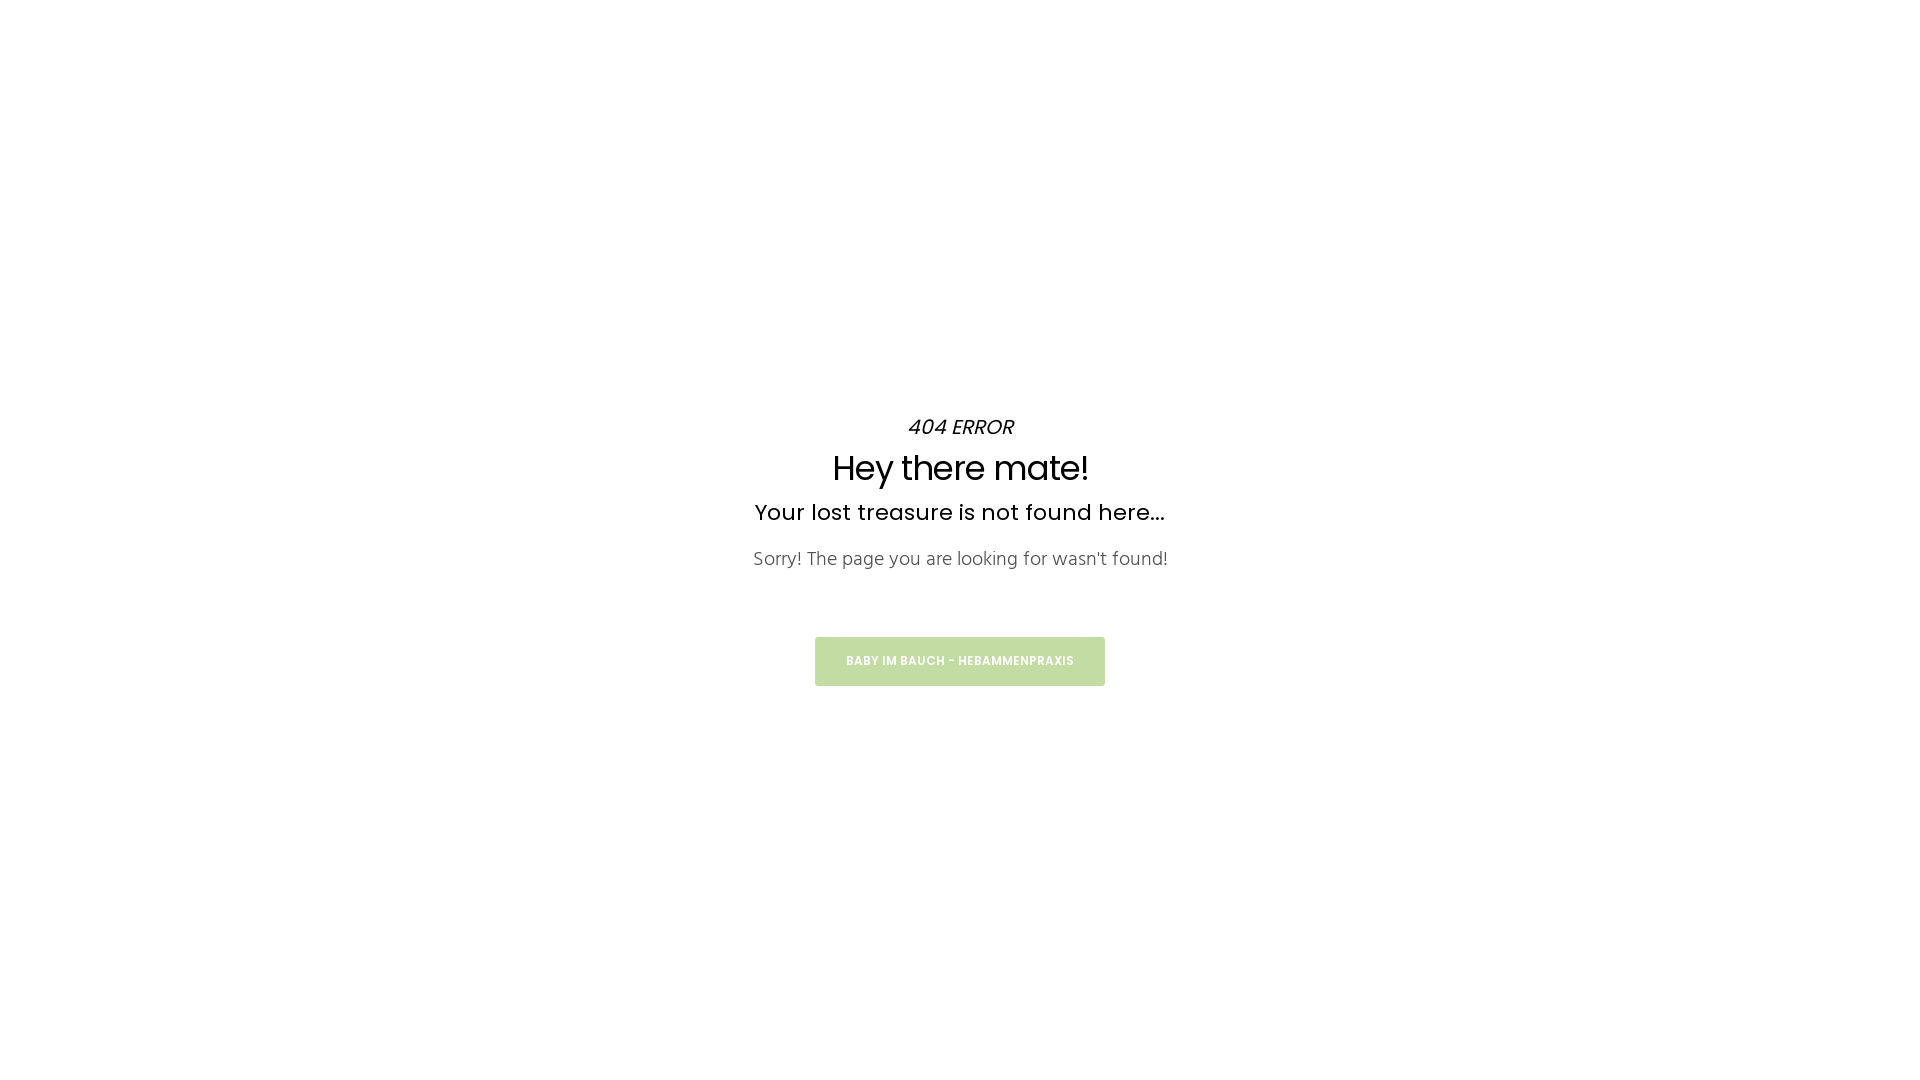  What do you see at coordinates (960, 661) in the screenshot?
I see `'BABY IM BAUCH - HEBAMMENPRAXIS'` at bounding box center [960, 661].